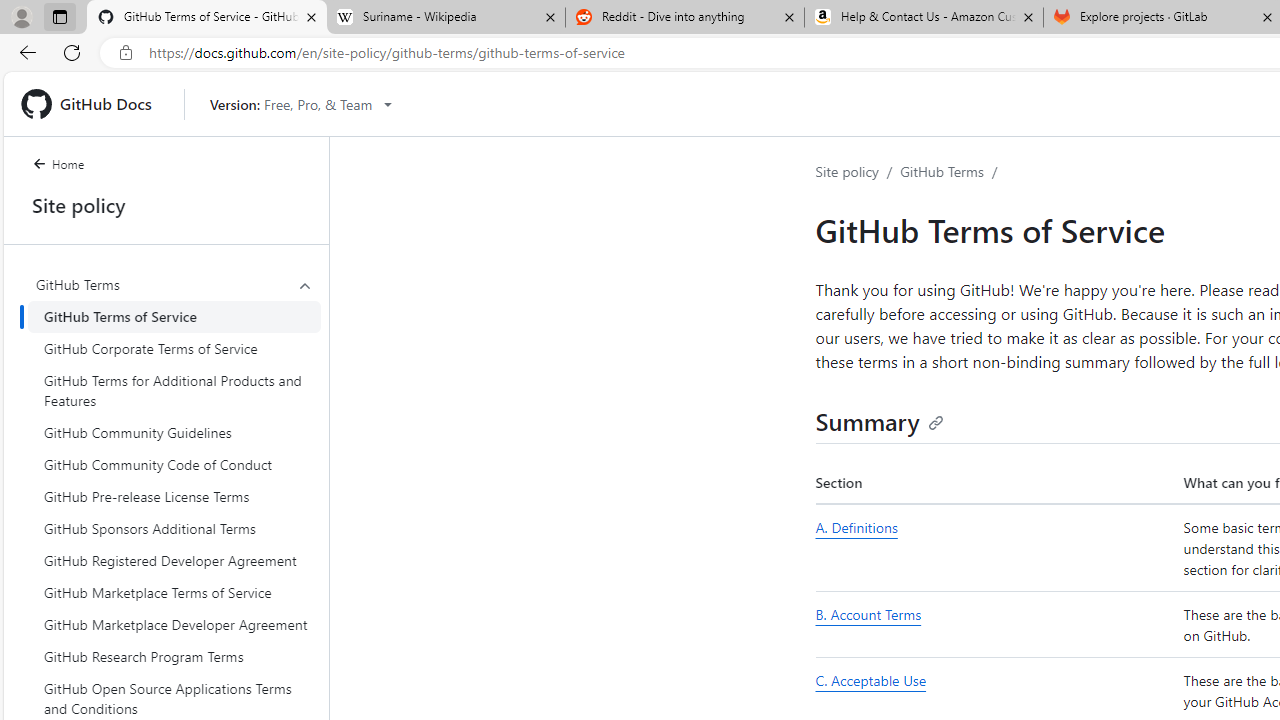 The image size is (1280, 720). What do you see at coordinates (174, 560) in the screenshot?
I see `'GitHub Registered Developer Agreement'` at bounding box center [174, 560].